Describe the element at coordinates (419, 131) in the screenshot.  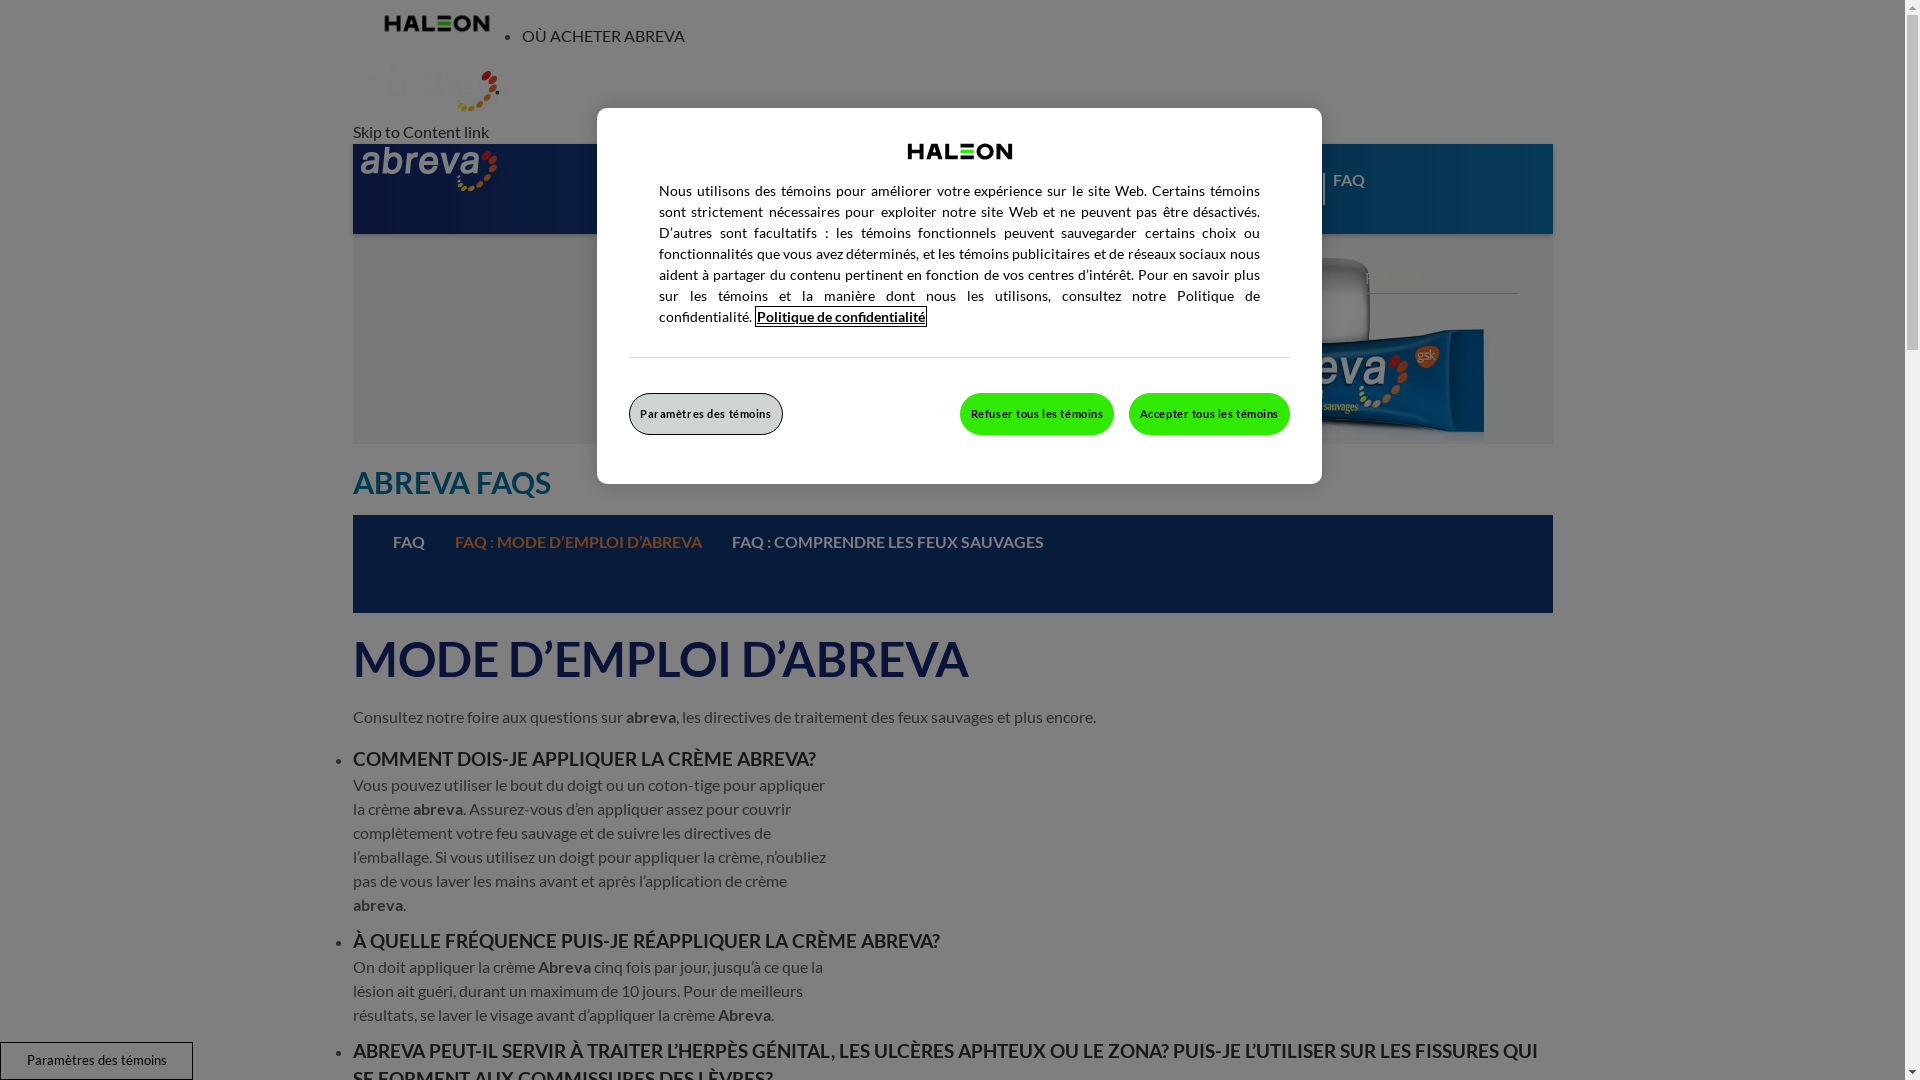
I see `'Skip to Content link'` at that location.